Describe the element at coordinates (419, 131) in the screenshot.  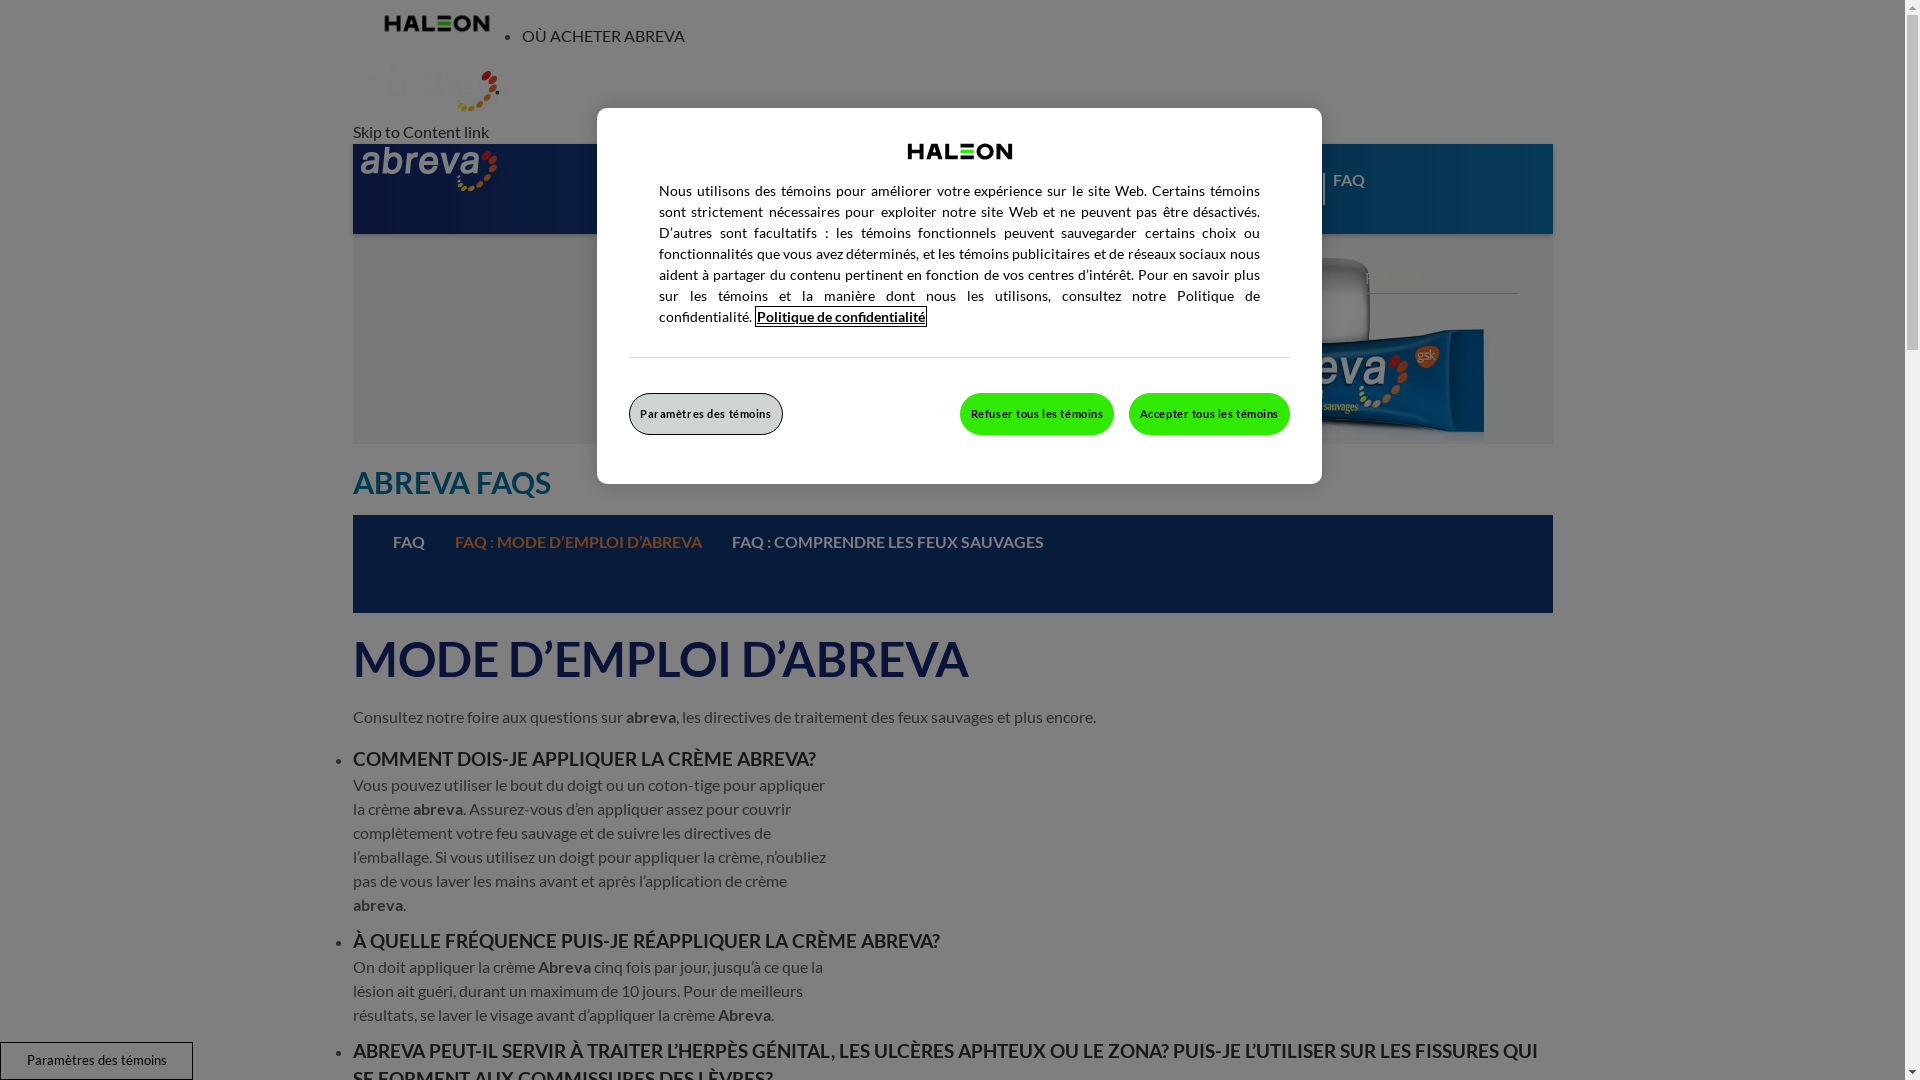
I see `'Skip to Content link'` at that location.